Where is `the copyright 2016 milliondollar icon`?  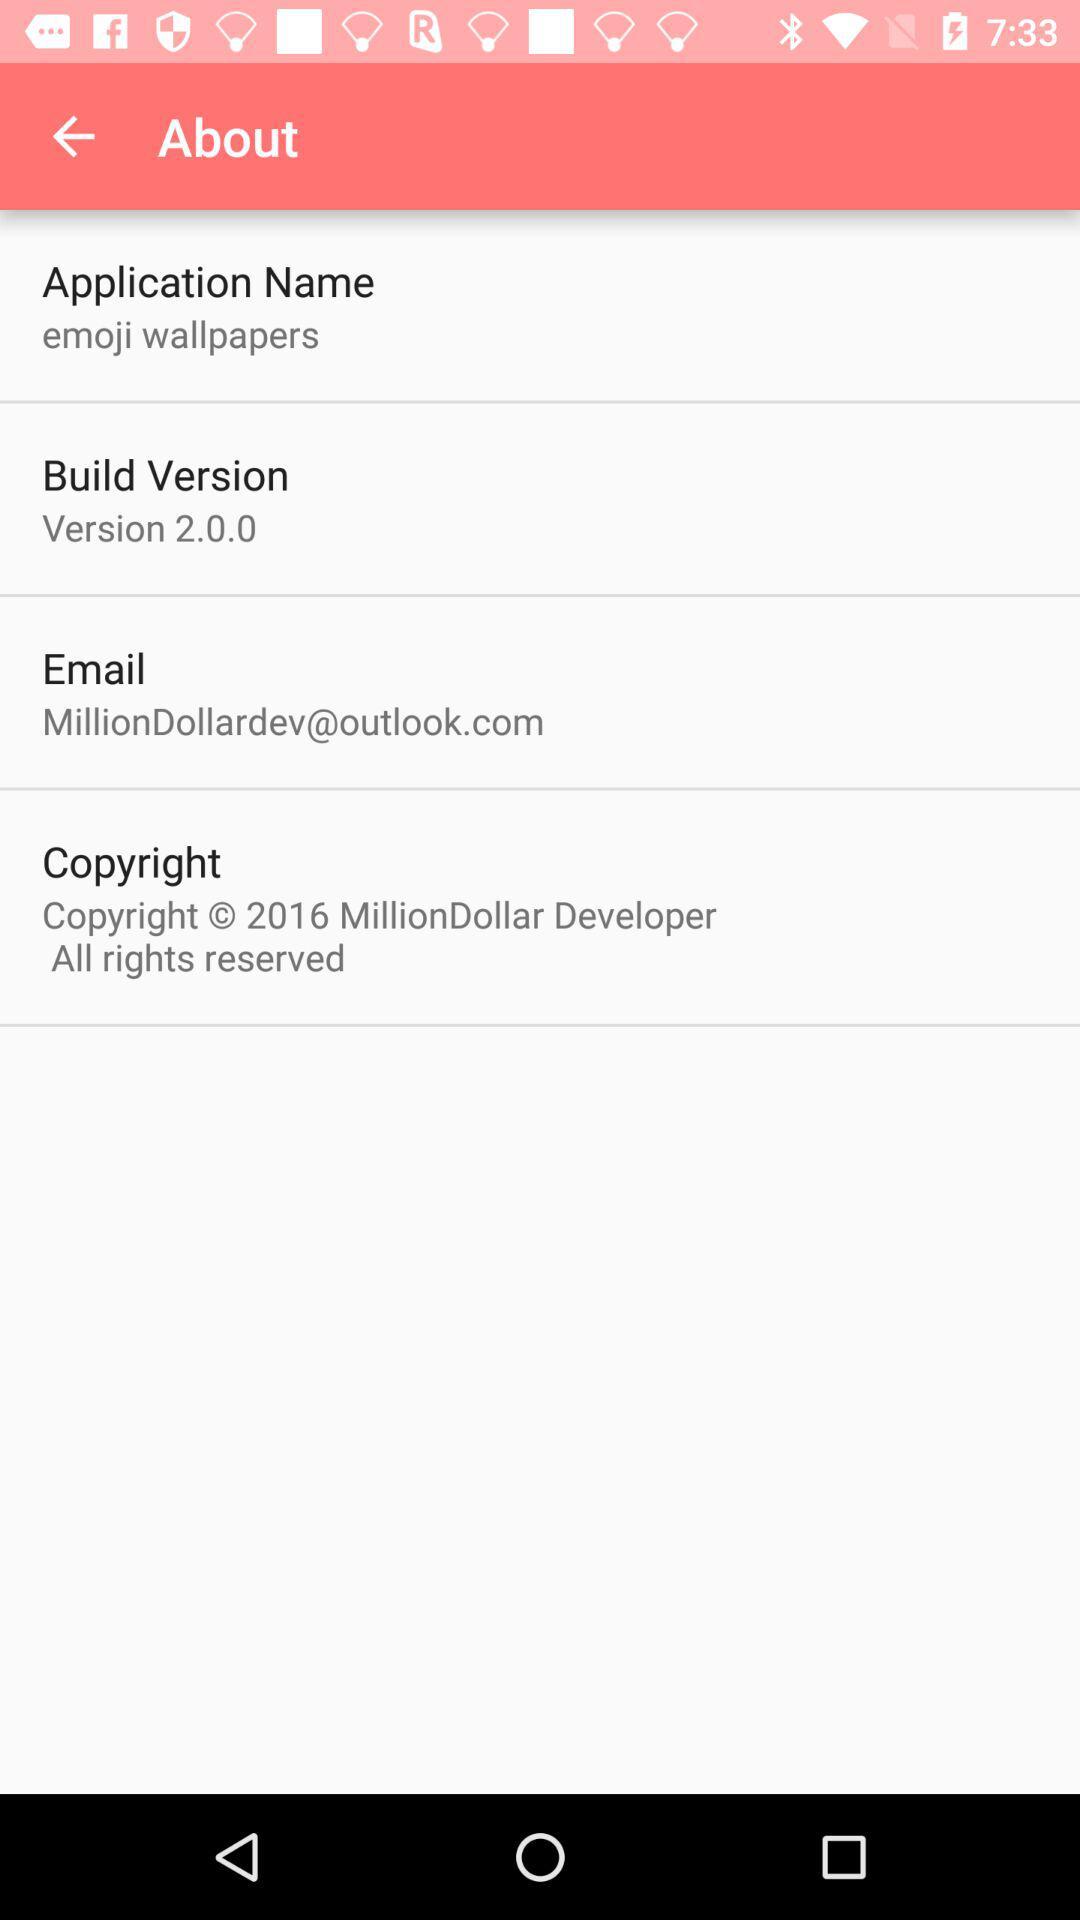
the copyright 2016 milliondollar icon is located at coordinates (389, 934).